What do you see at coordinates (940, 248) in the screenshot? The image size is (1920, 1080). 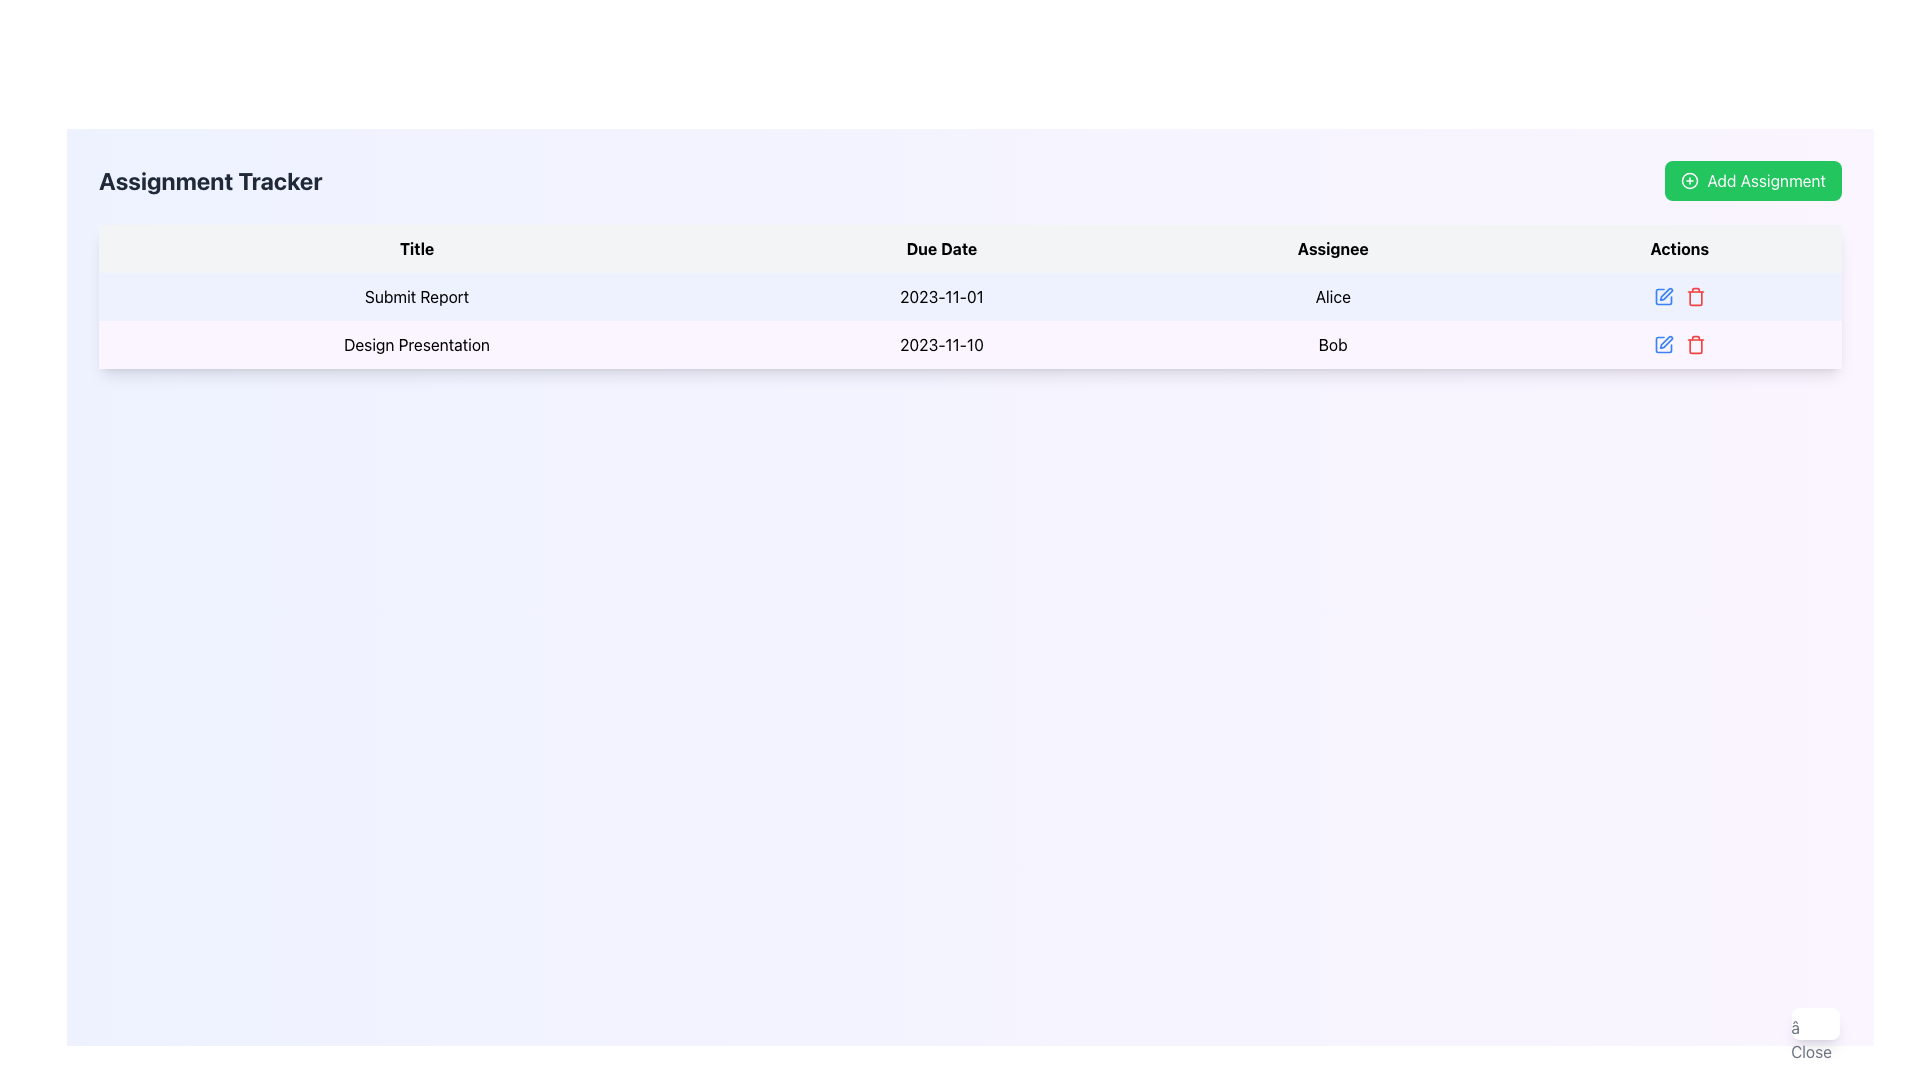 I see `the 'Due Date' text label, which is the second column header in the row, styled with a light background and centered text alignment` at bounding box center [940, 248].